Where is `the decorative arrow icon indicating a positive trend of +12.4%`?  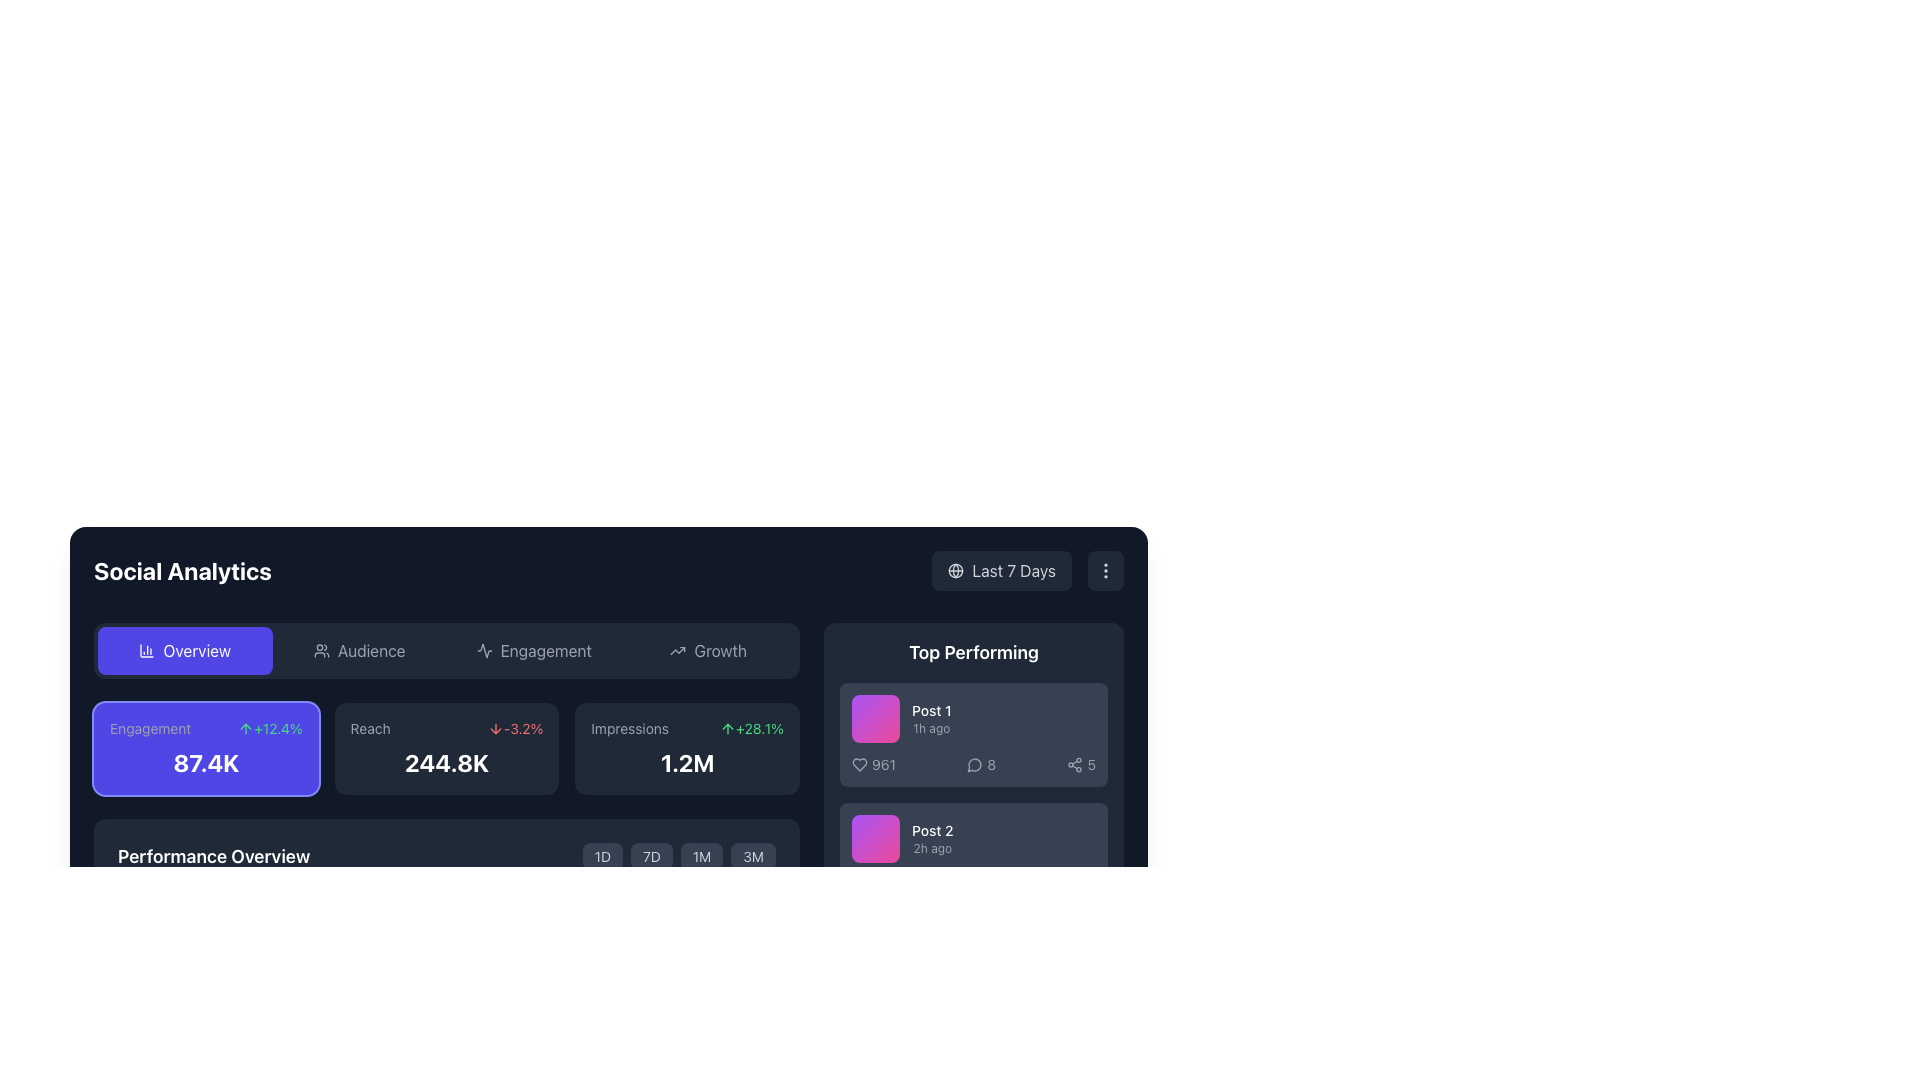
the decorative arrow icon indicating a positive trend of +12.4% is located at coordinates (245, 729).